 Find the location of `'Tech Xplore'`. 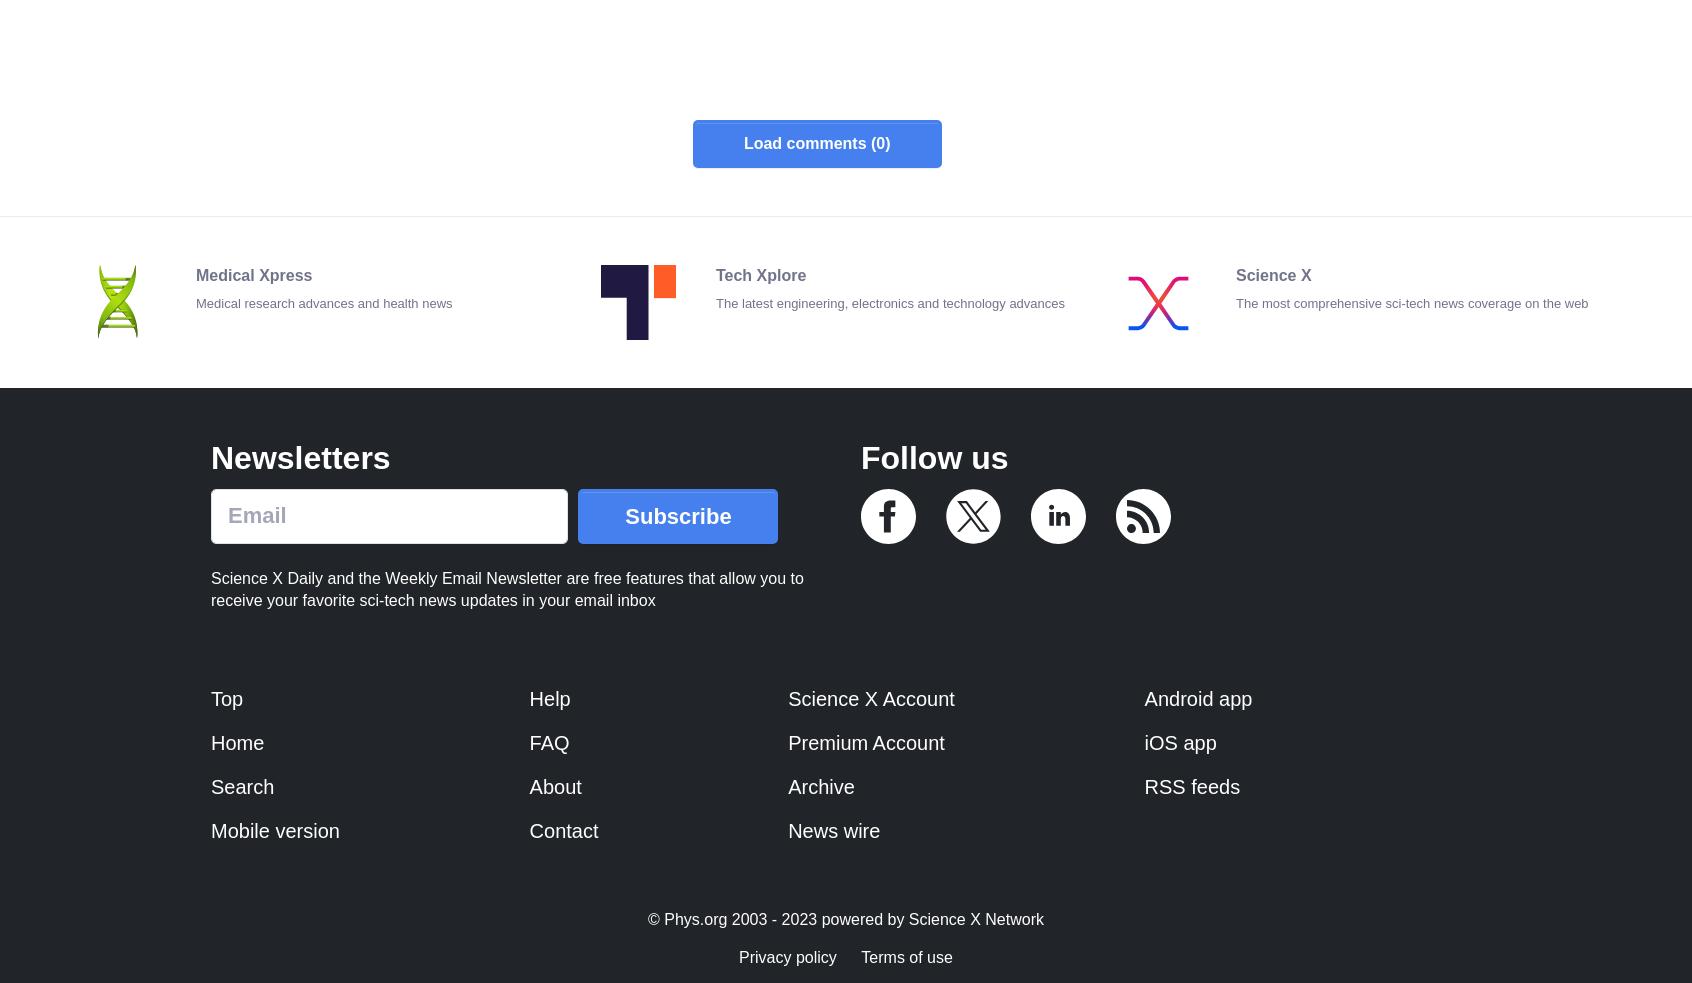

'Tech Xplore' is located at coordinates (759, 274).